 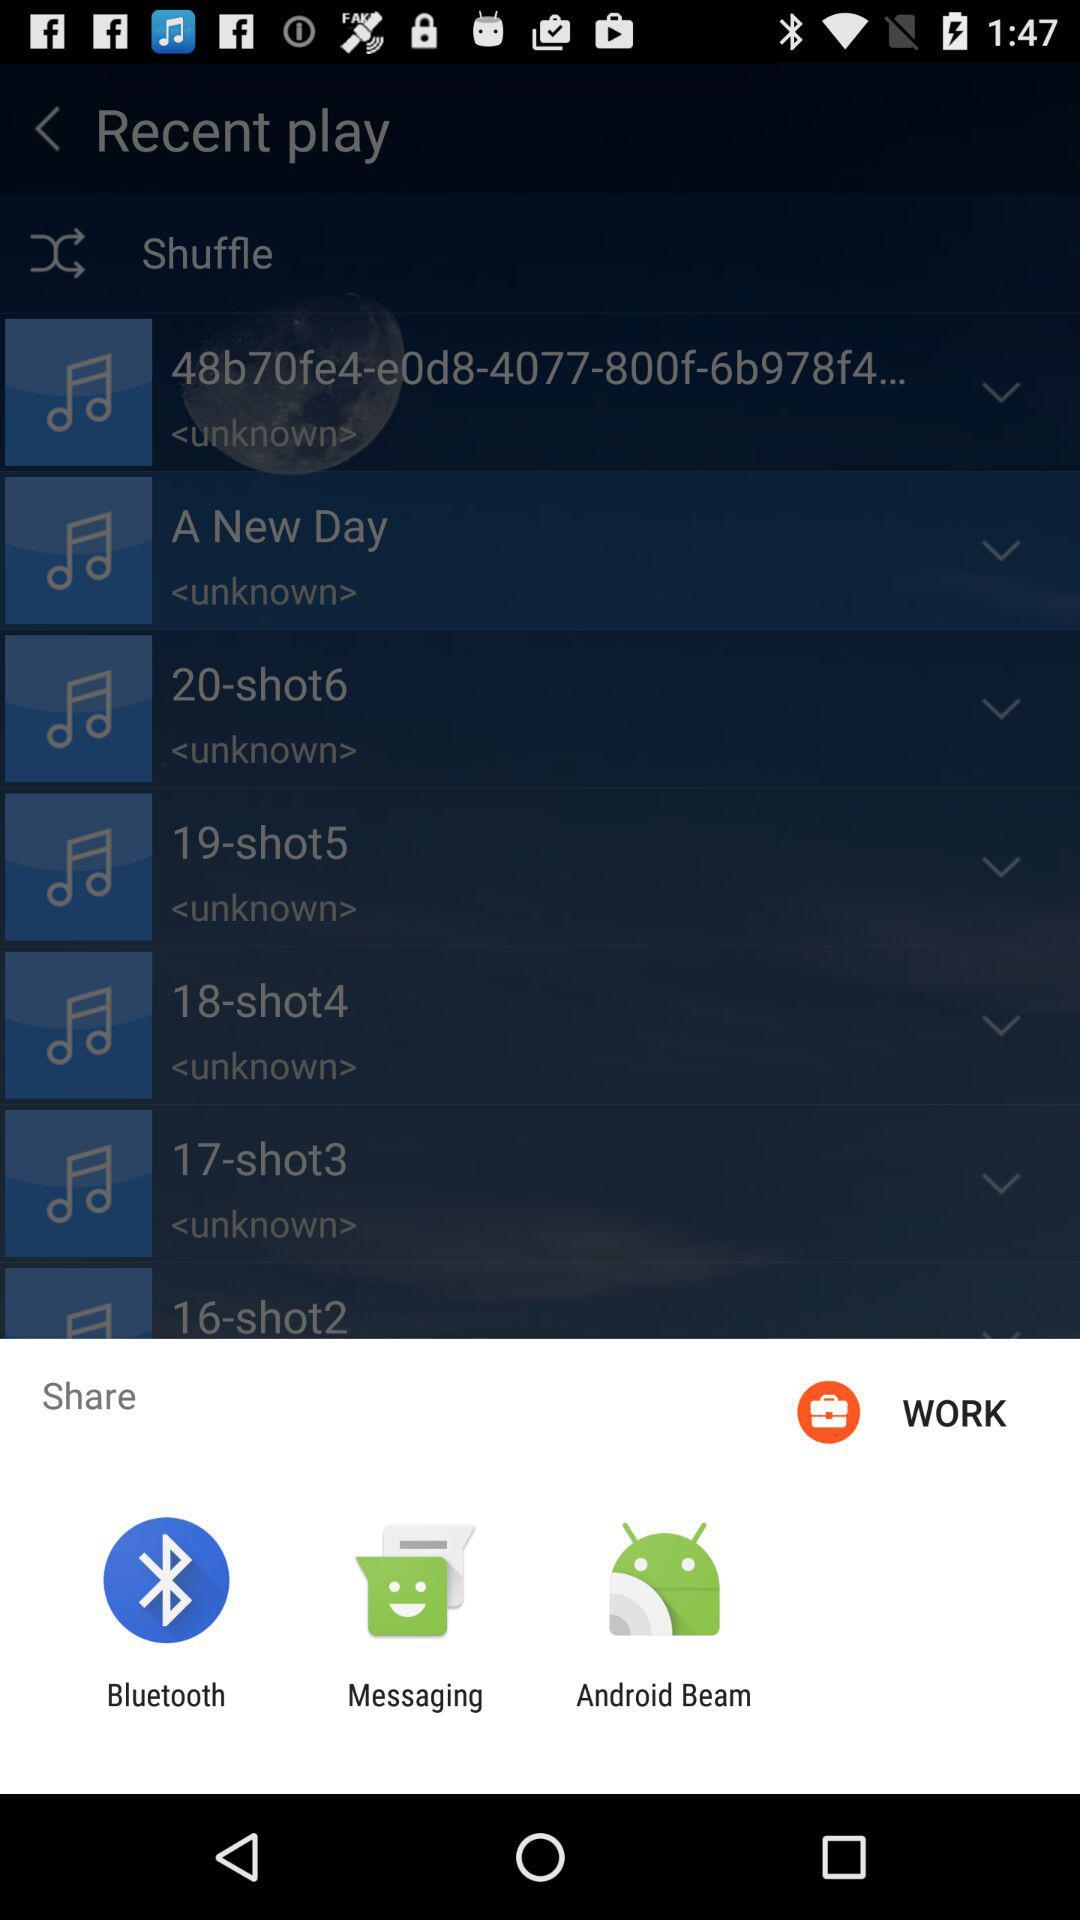 I want to click on item next to the android beam app, so click(x=414, y=1711).